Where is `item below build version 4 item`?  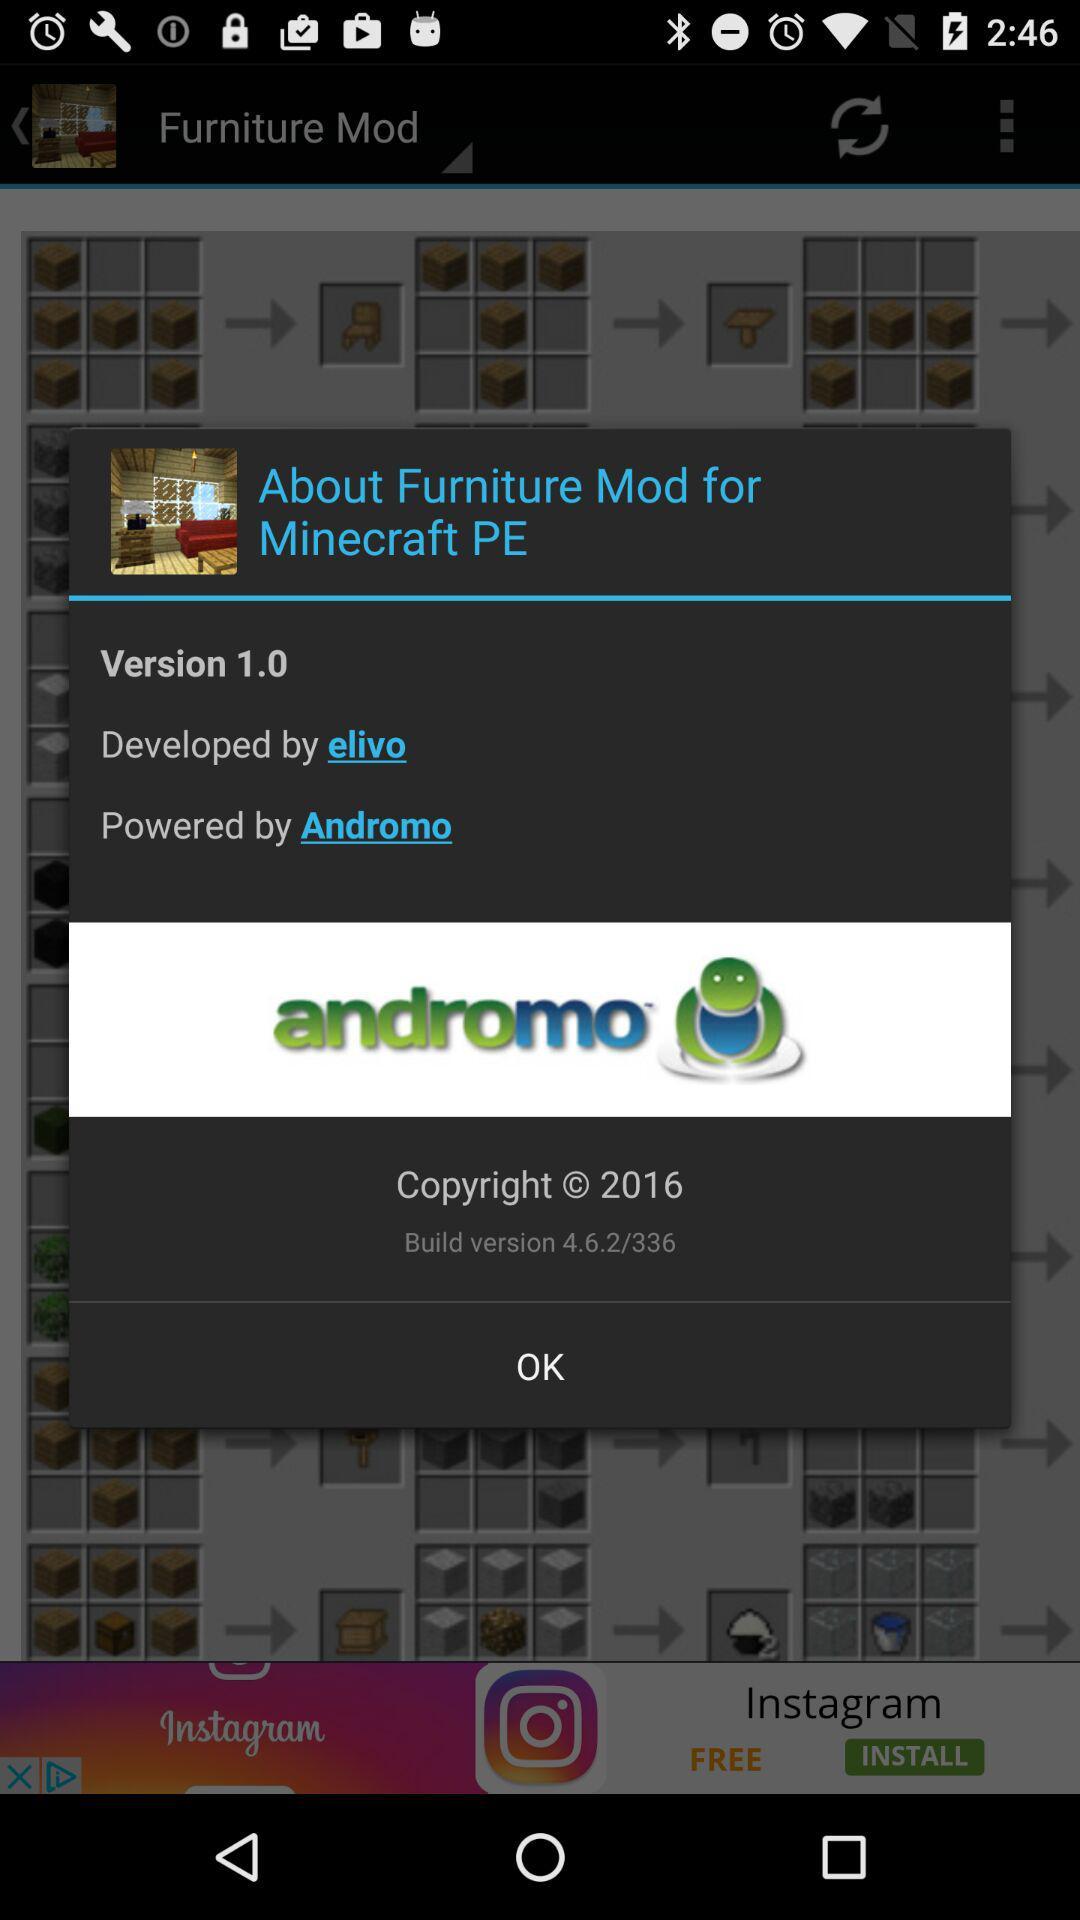 item below build version 4 item is located at coordinates (540, 1364).